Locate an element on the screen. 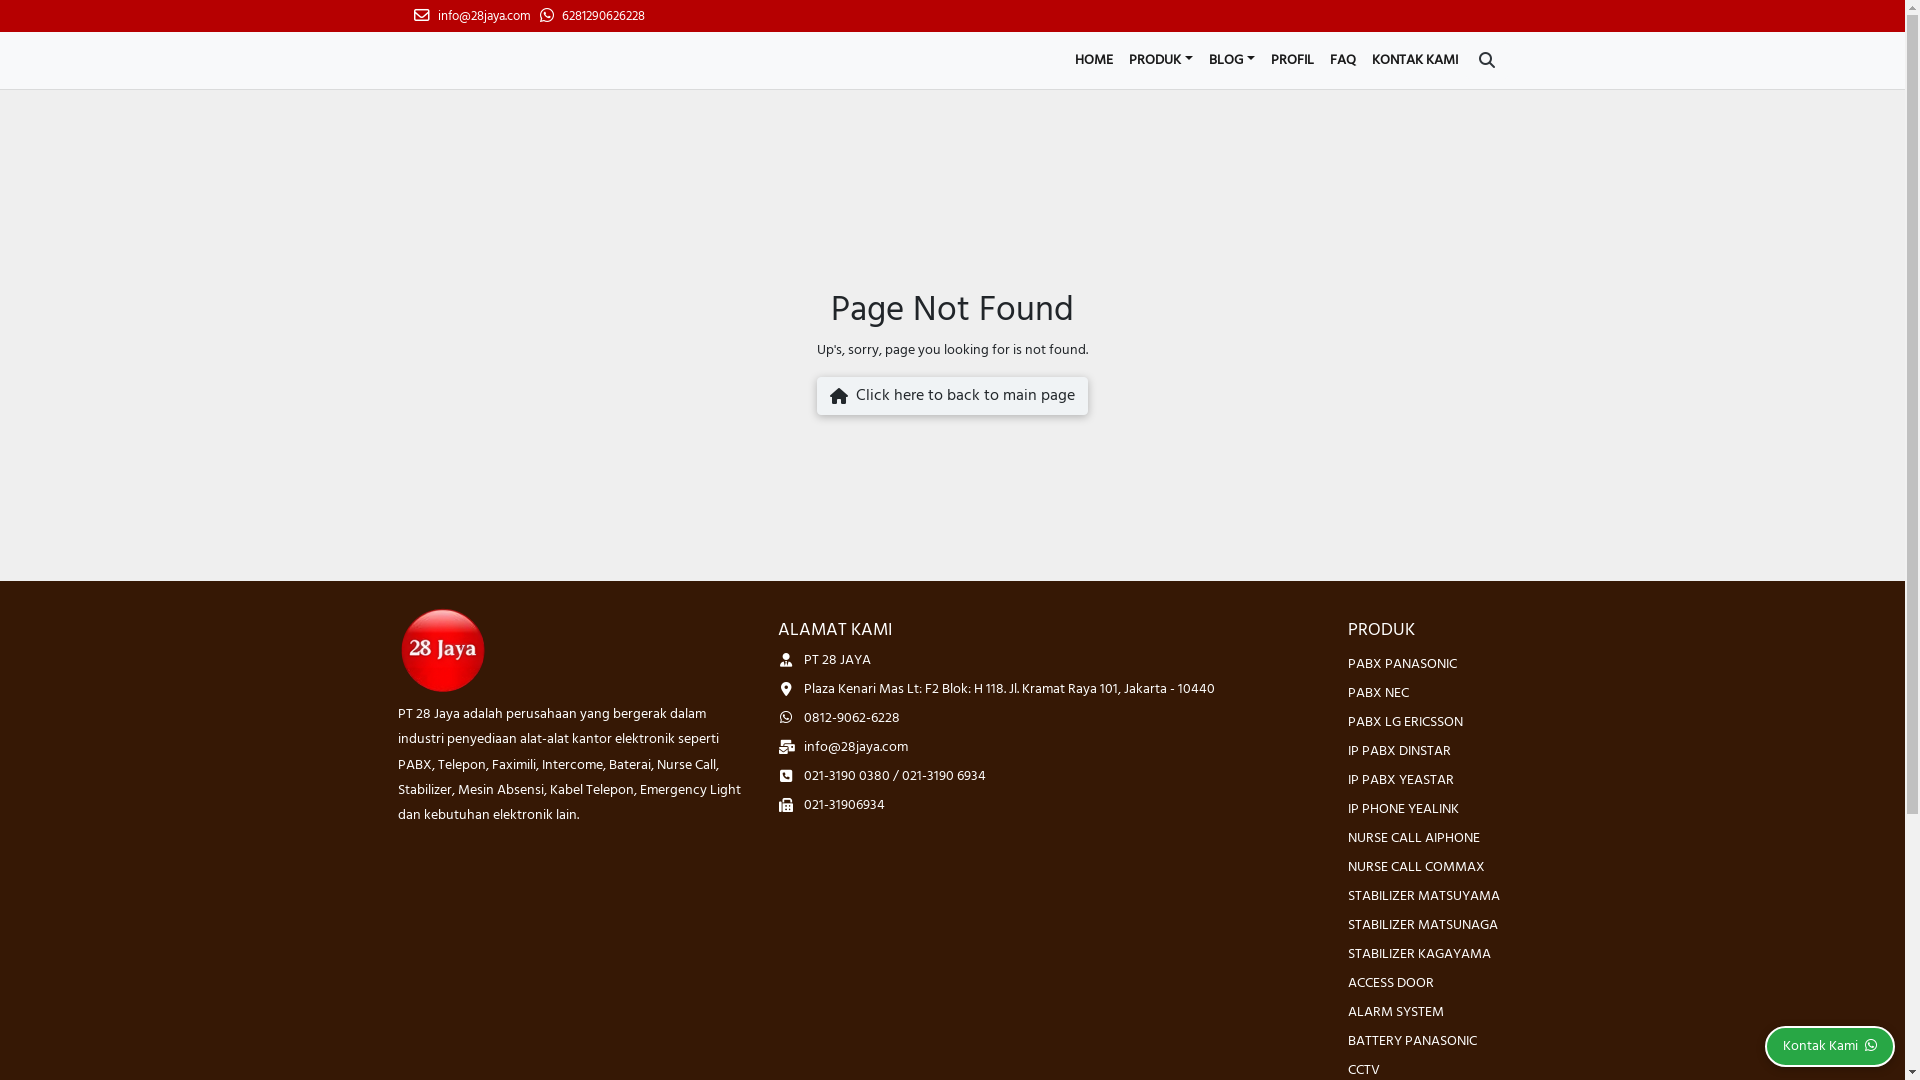 Image resolution: width=1920 pixels, height=1080 pixels. 'BLOG' is located at coordinates (1231, 59).